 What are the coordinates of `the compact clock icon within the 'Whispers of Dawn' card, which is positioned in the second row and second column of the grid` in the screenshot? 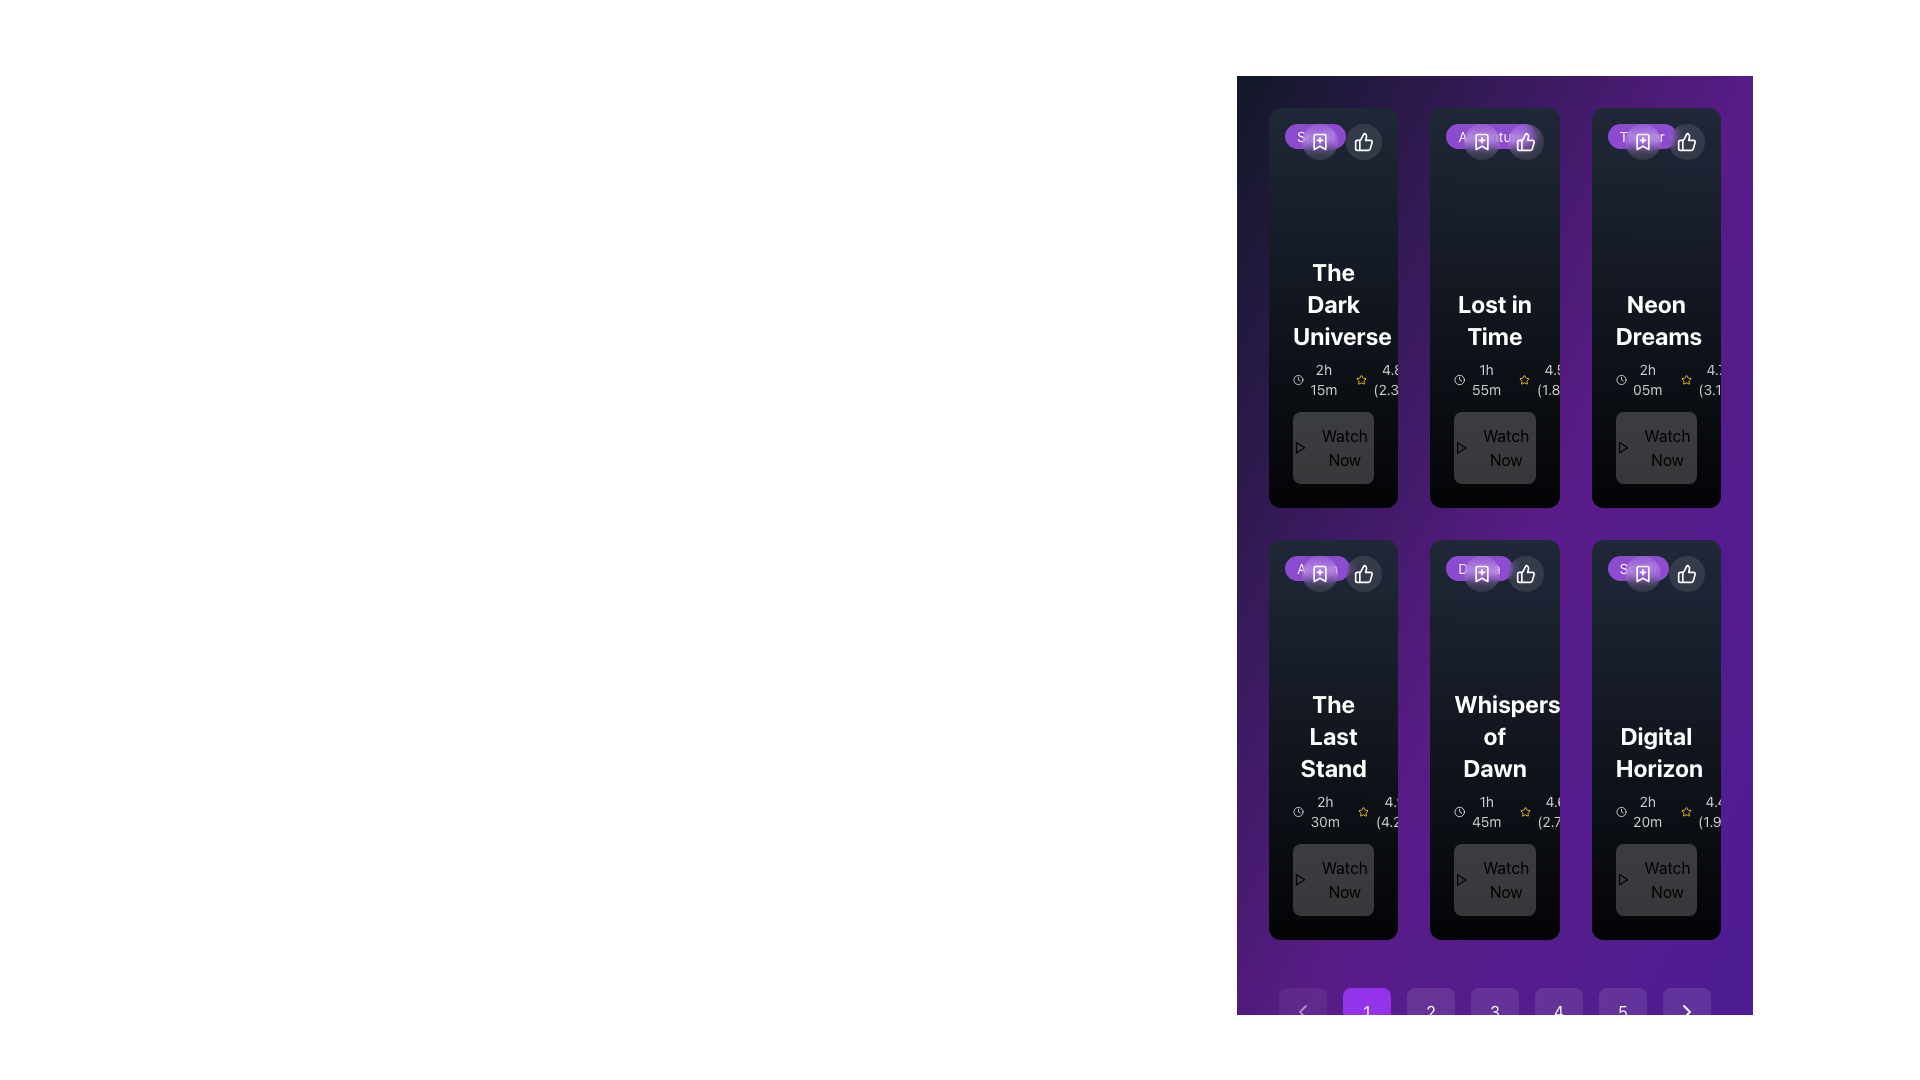 It's located at (1459, 812).